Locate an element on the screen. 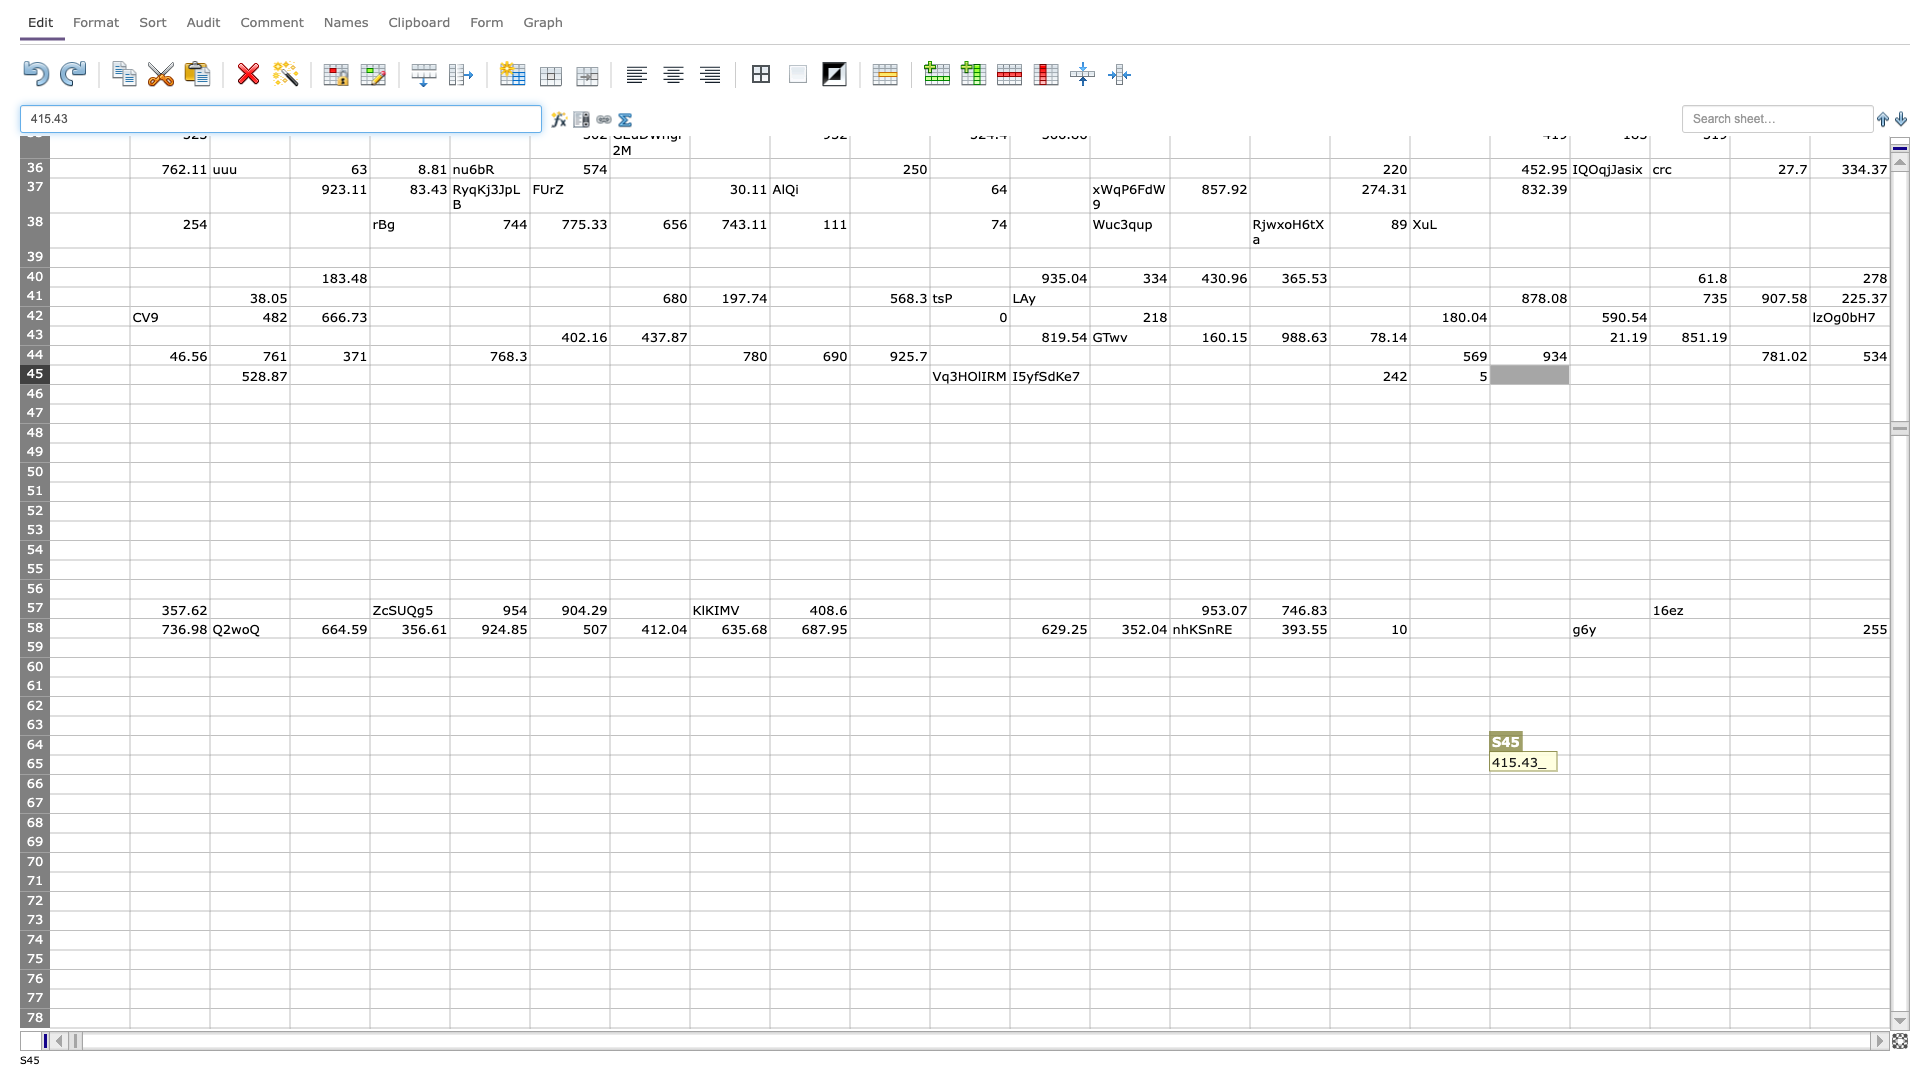 This screenshot has width=1920, height=1080. Place cursor on fill handle point of T65 is located at coordinates (1650, 773).